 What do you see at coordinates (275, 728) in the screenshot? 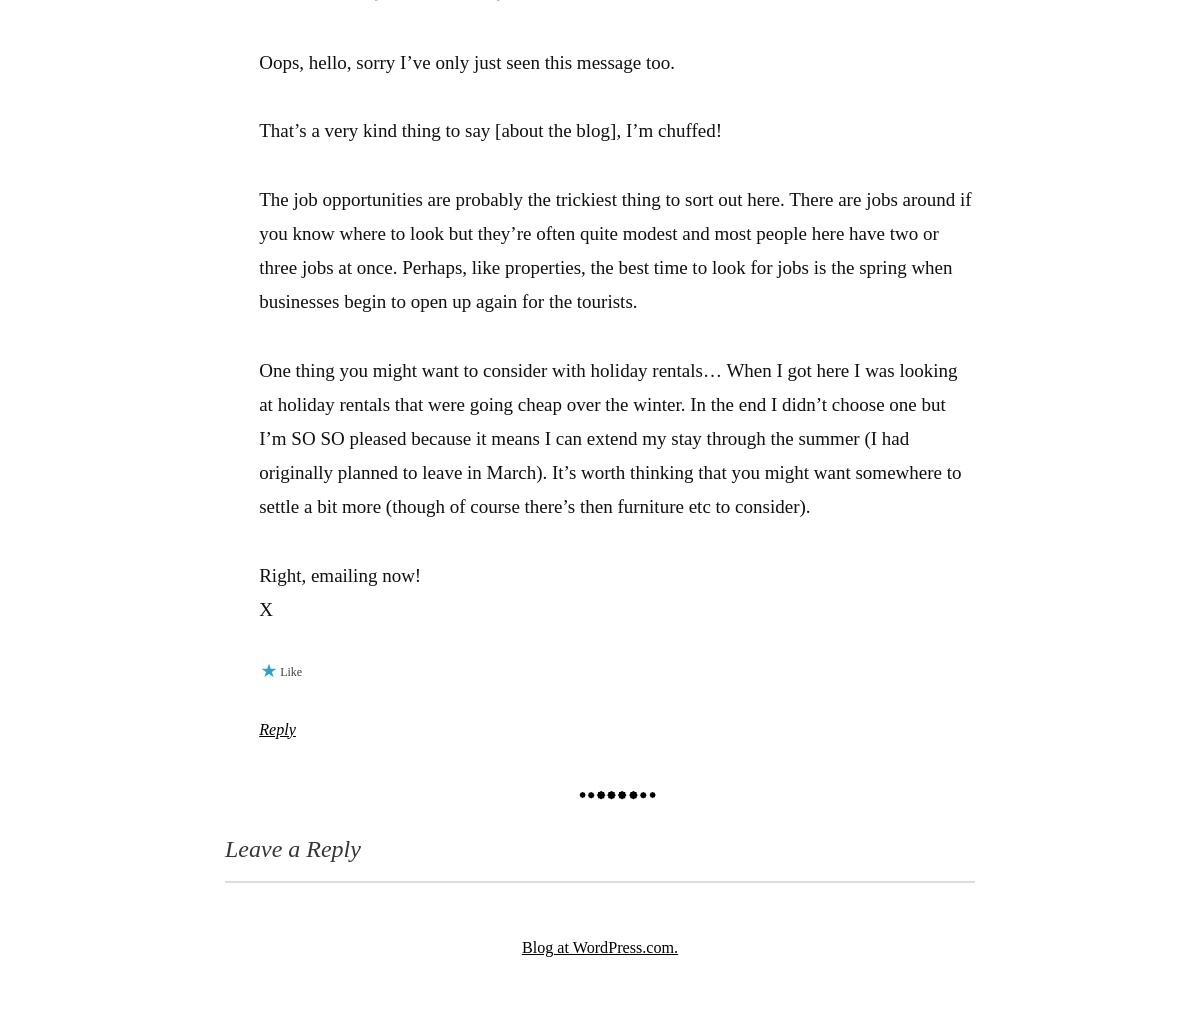
I see `'Reply'` at bounding box center [275, 728].